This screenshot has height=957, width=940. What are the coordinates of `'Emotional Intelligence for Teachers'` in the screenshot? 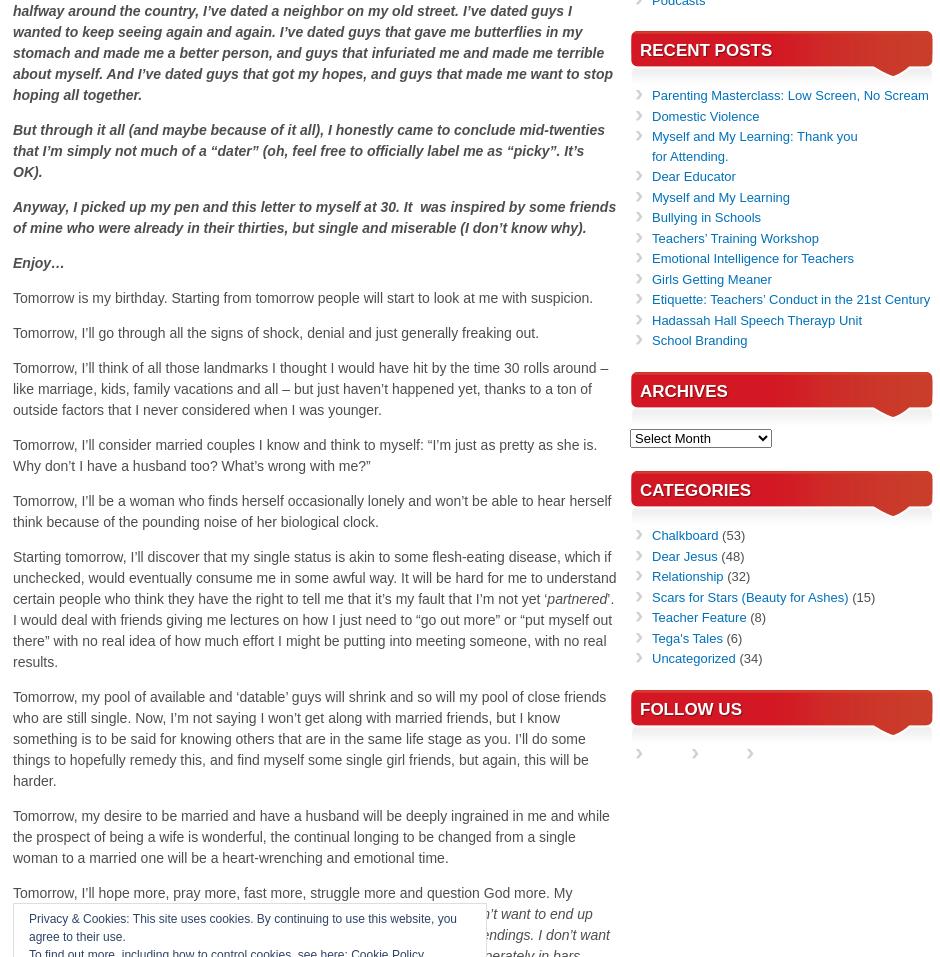 It's located at (651, 257).